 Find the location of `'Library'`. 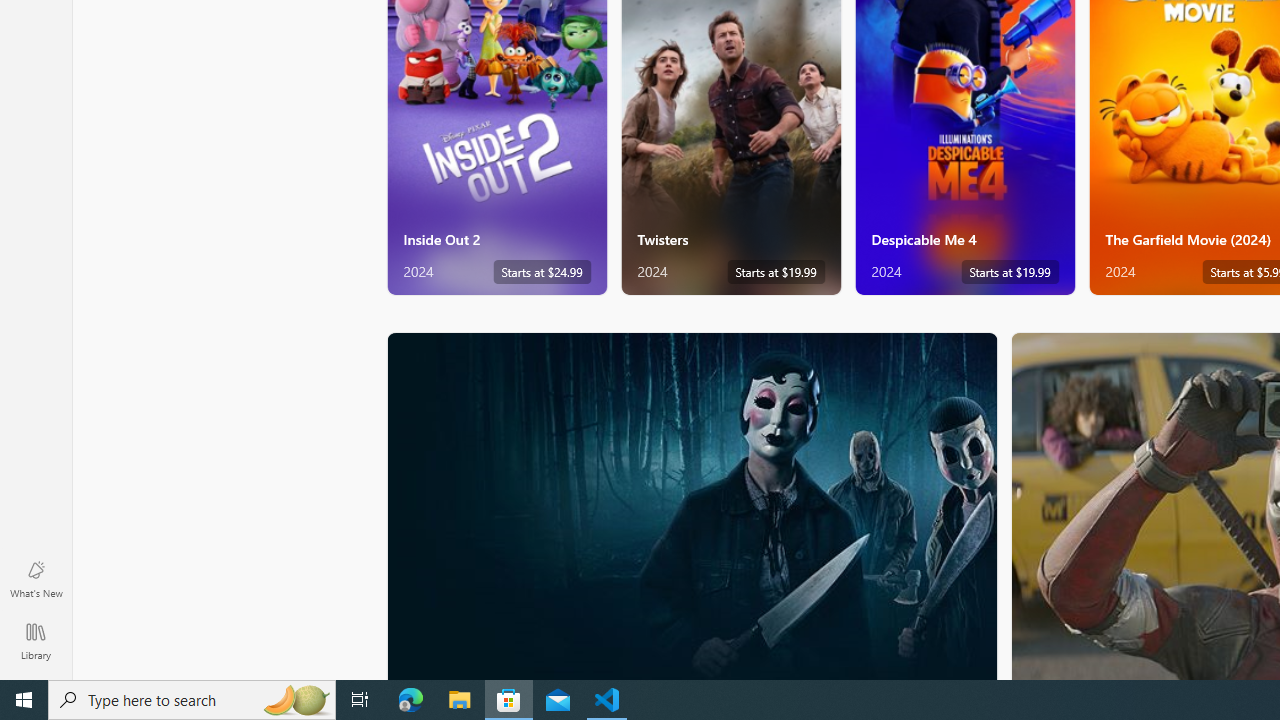

'Library' is located at coordinates (35, 640).